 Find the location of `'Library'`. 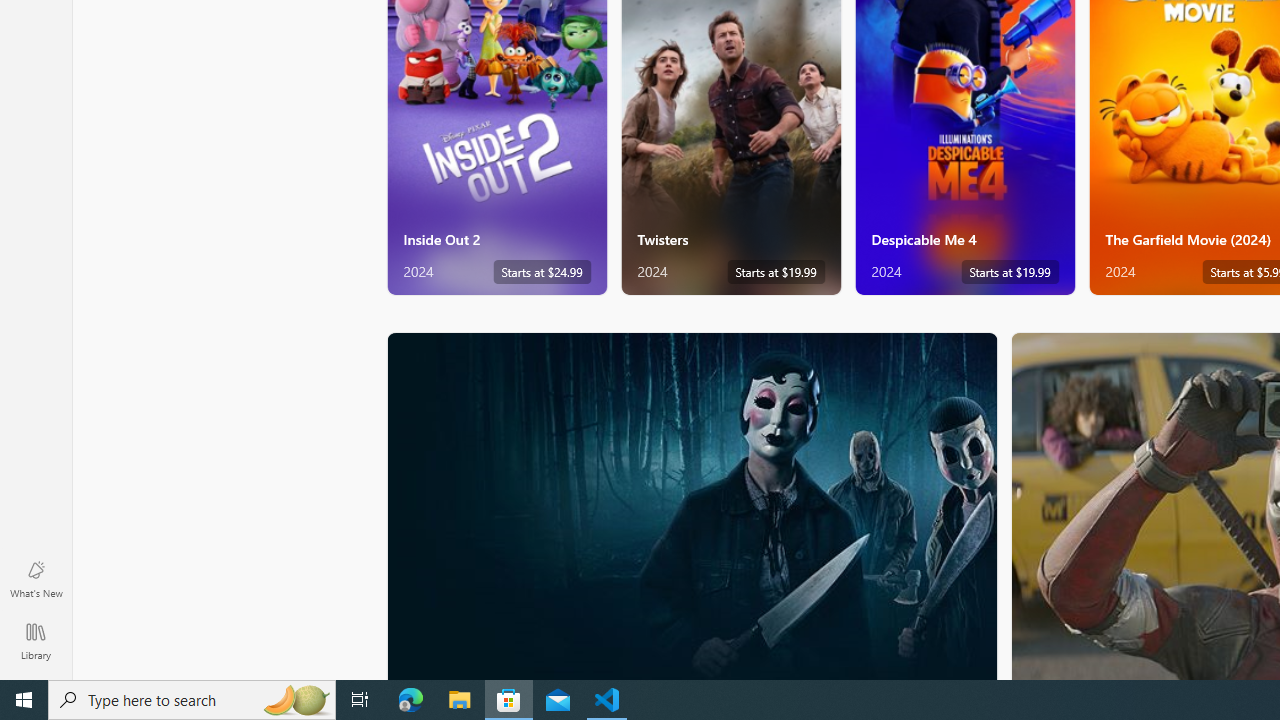

'Library' is located at coordinates (35, 640).